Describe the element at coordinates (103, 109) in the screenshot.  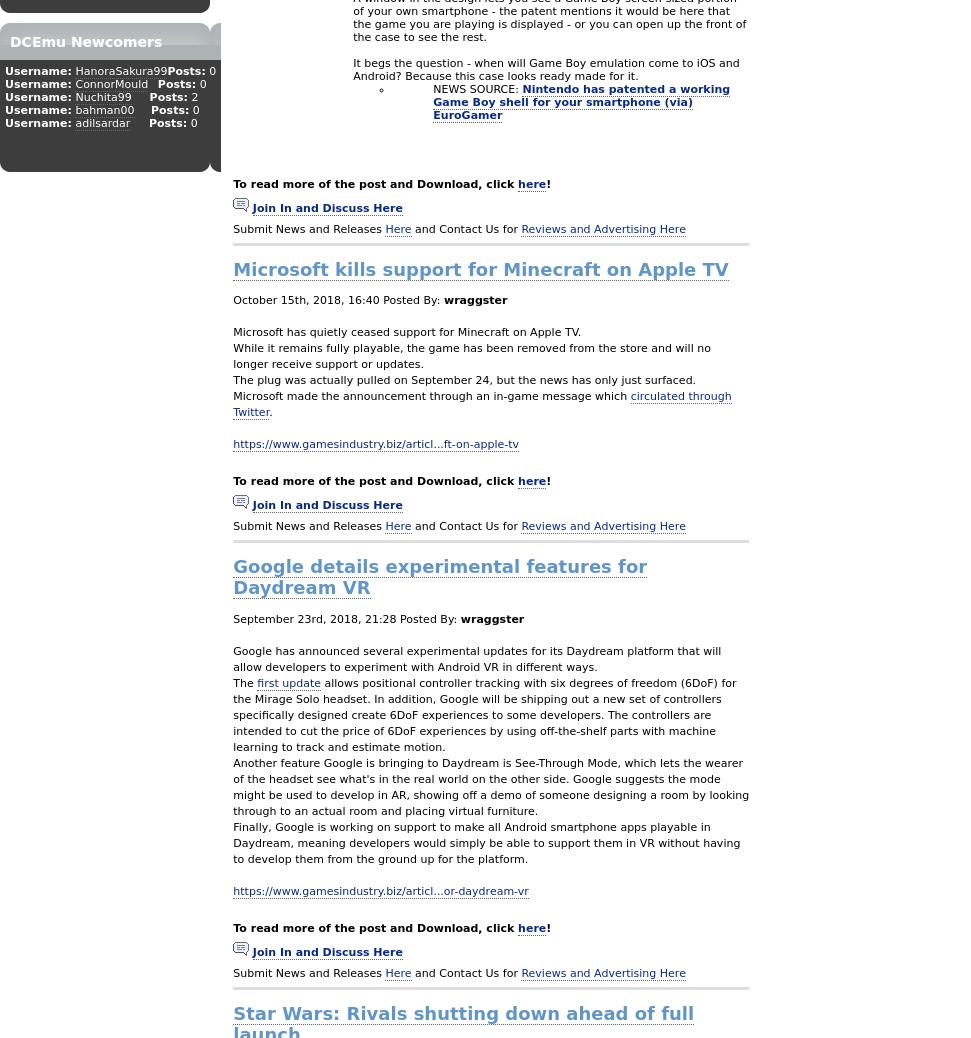
I see `'bahman00'` at that location.